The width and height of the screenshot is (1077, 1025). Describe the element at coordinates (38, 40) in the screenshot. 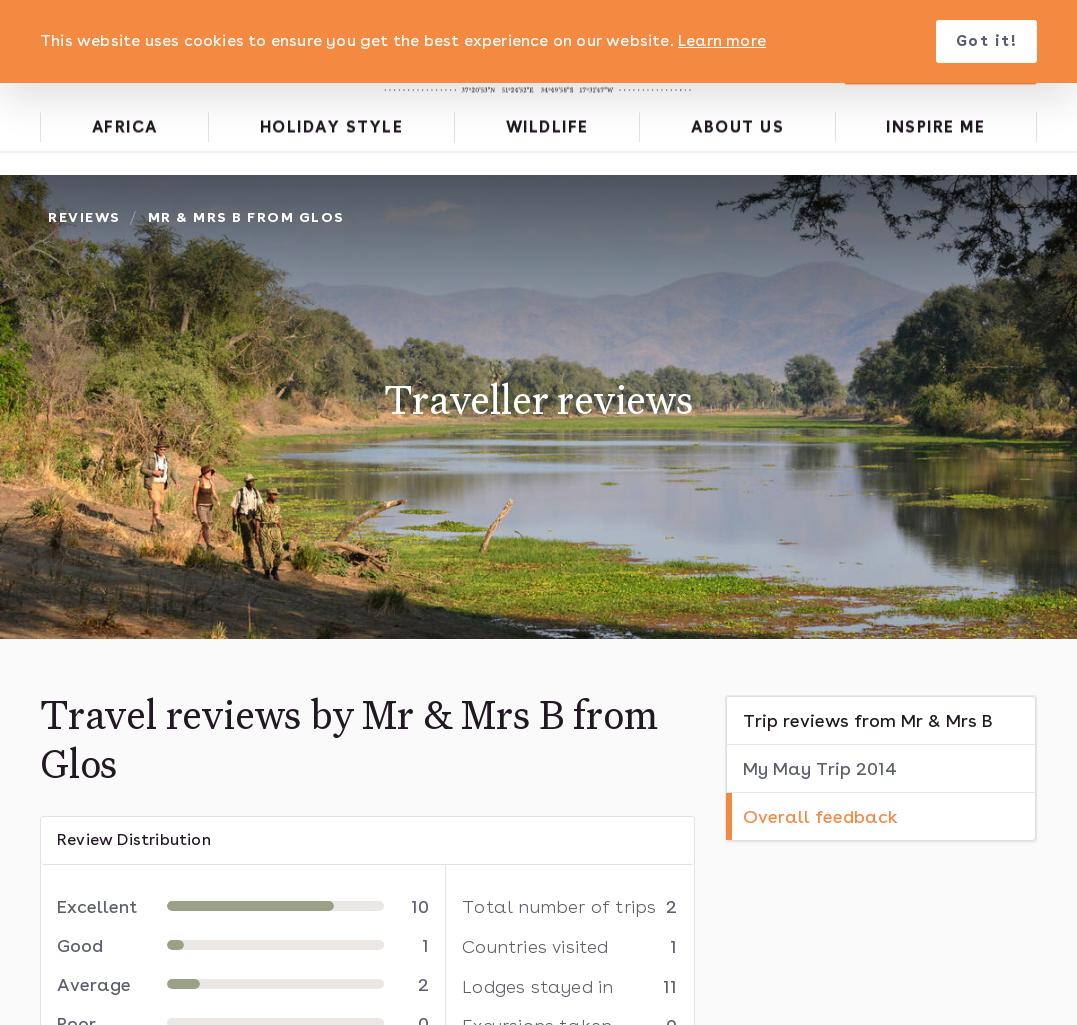

I see `'This website uses cookies to ensure you get the best experience on our website.'` at that location.